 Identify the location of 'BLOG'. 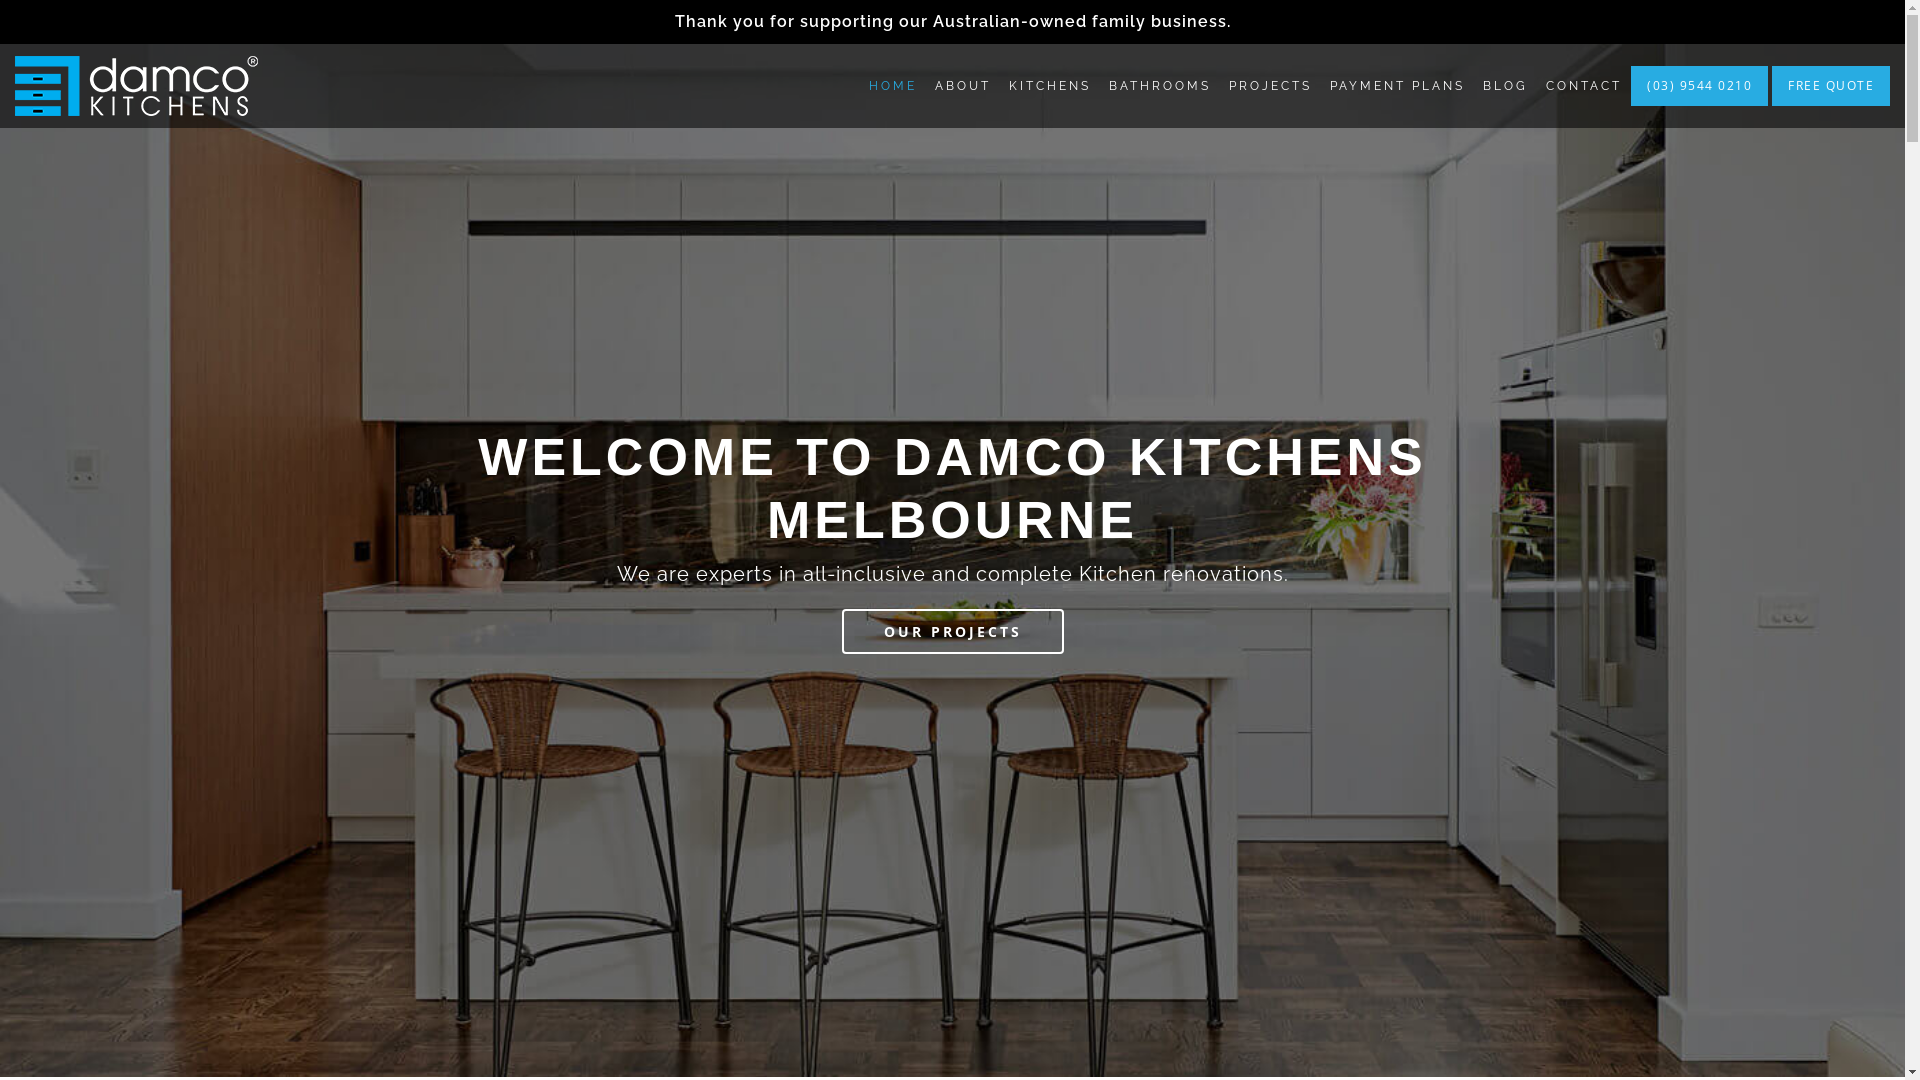
(1505, 84).